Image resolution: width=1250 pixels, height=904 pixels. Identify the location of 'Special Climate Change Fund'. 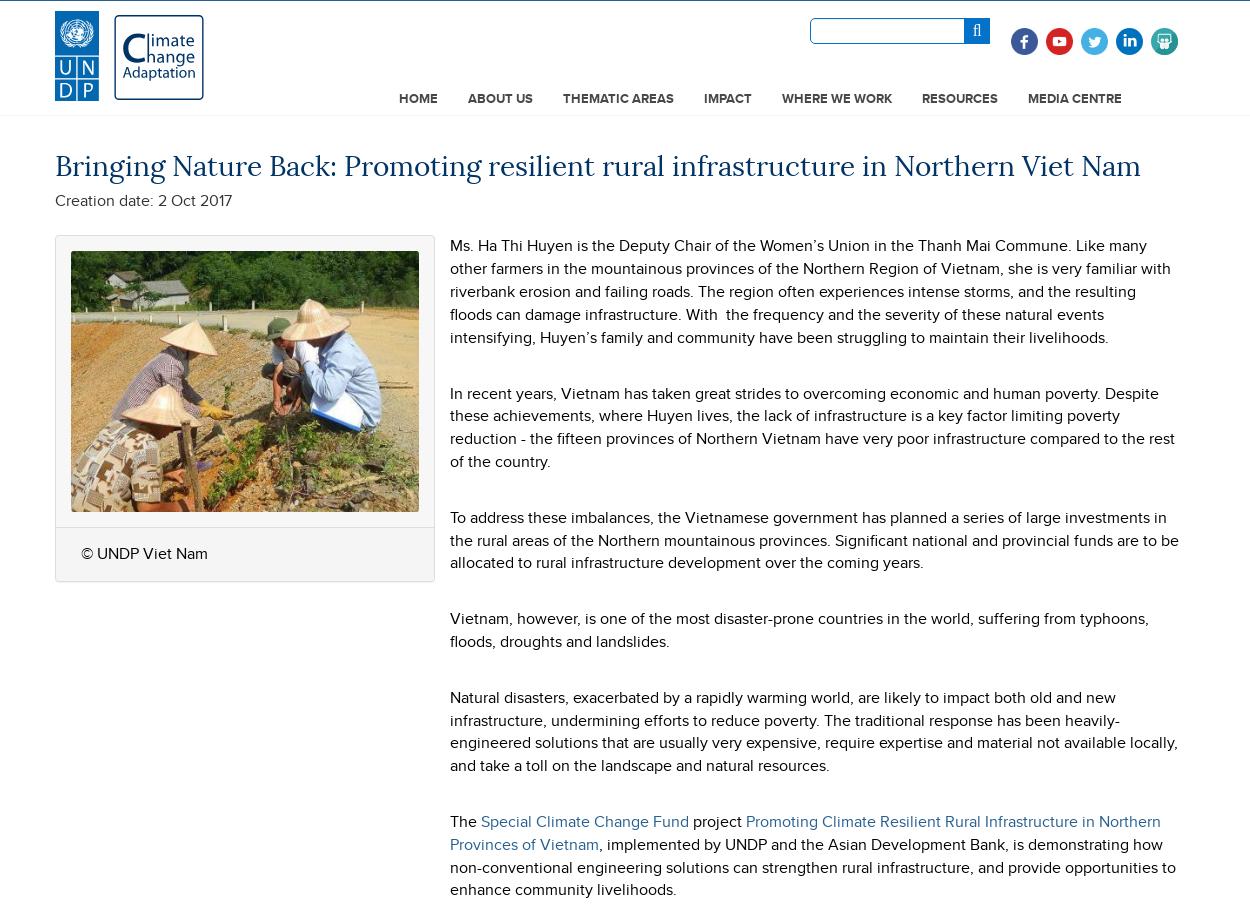
(584, 819).